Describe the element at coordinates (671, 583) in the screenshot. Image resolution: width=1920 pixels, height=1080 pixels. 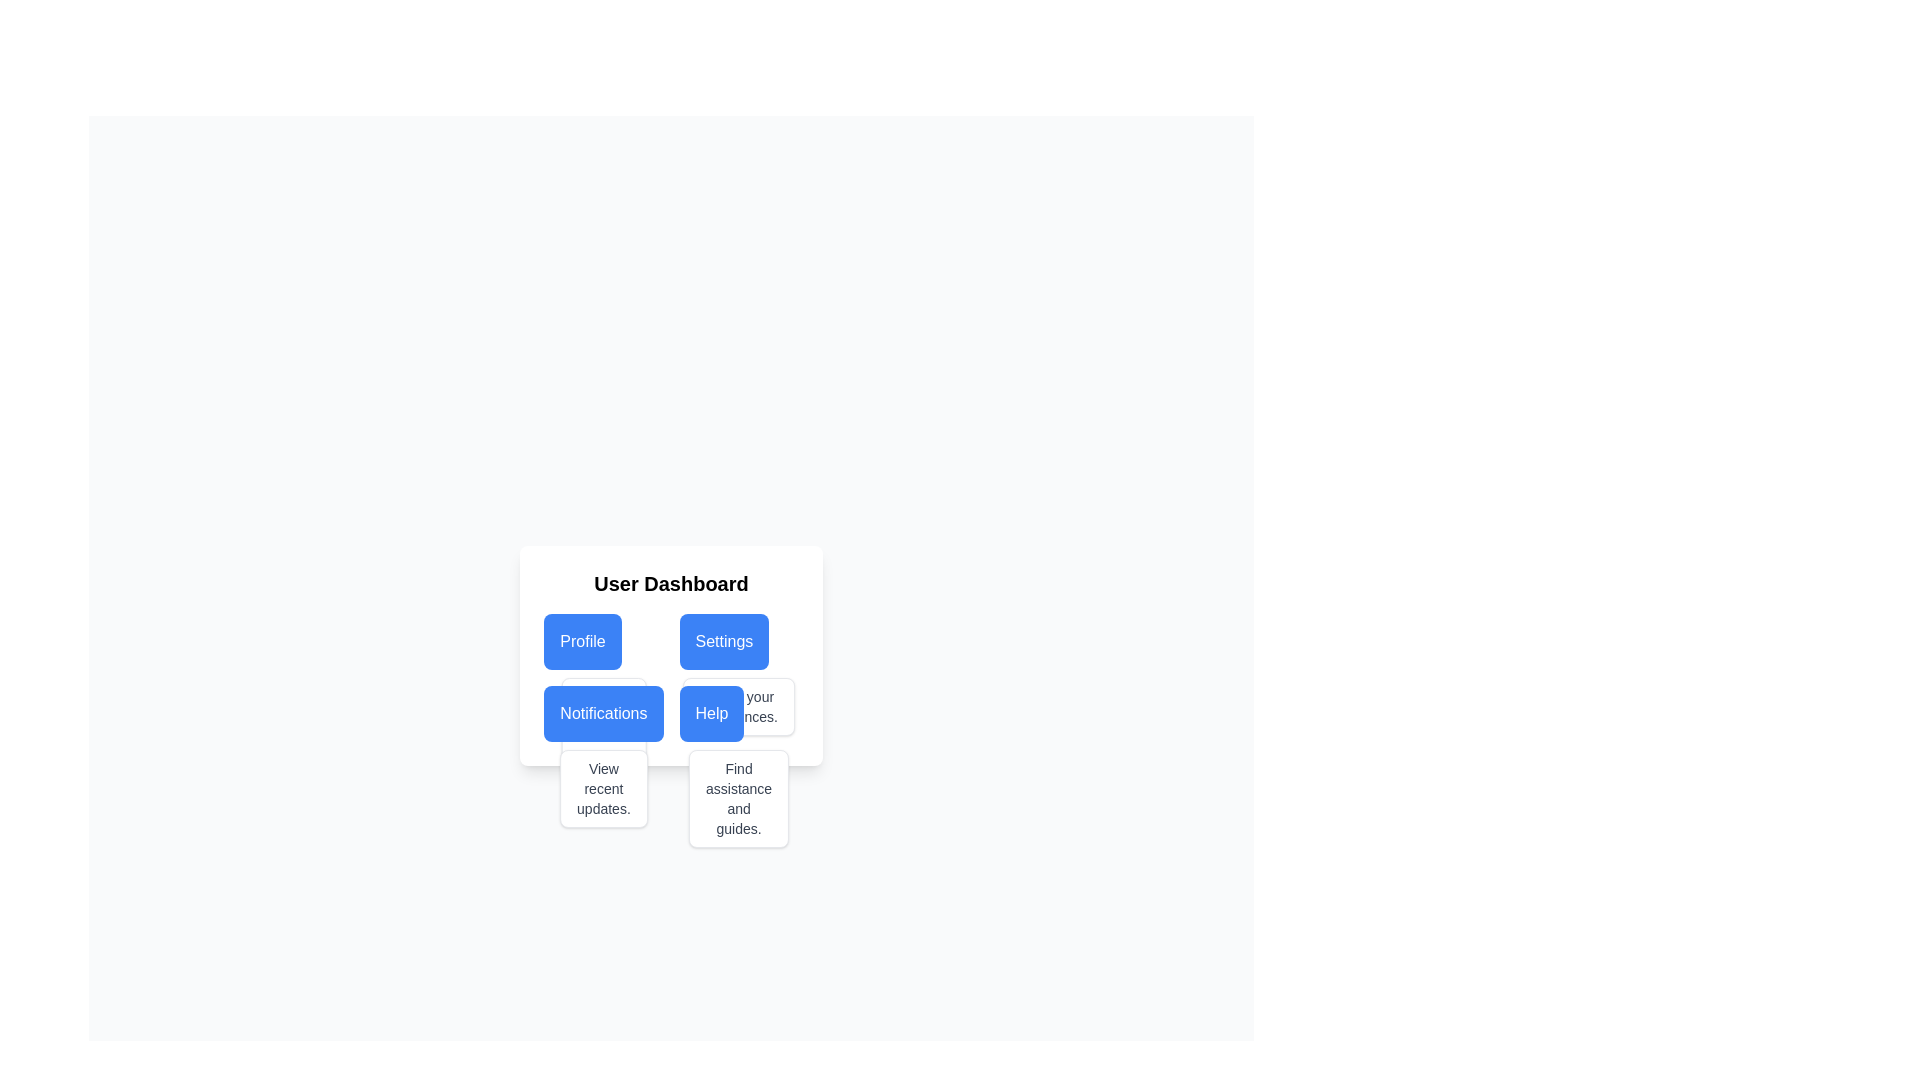
I see `the Header Text element located at the top-center of the panel, which indicates the purpose of the content below and precedes the grid section with interactive buttons` at that location.